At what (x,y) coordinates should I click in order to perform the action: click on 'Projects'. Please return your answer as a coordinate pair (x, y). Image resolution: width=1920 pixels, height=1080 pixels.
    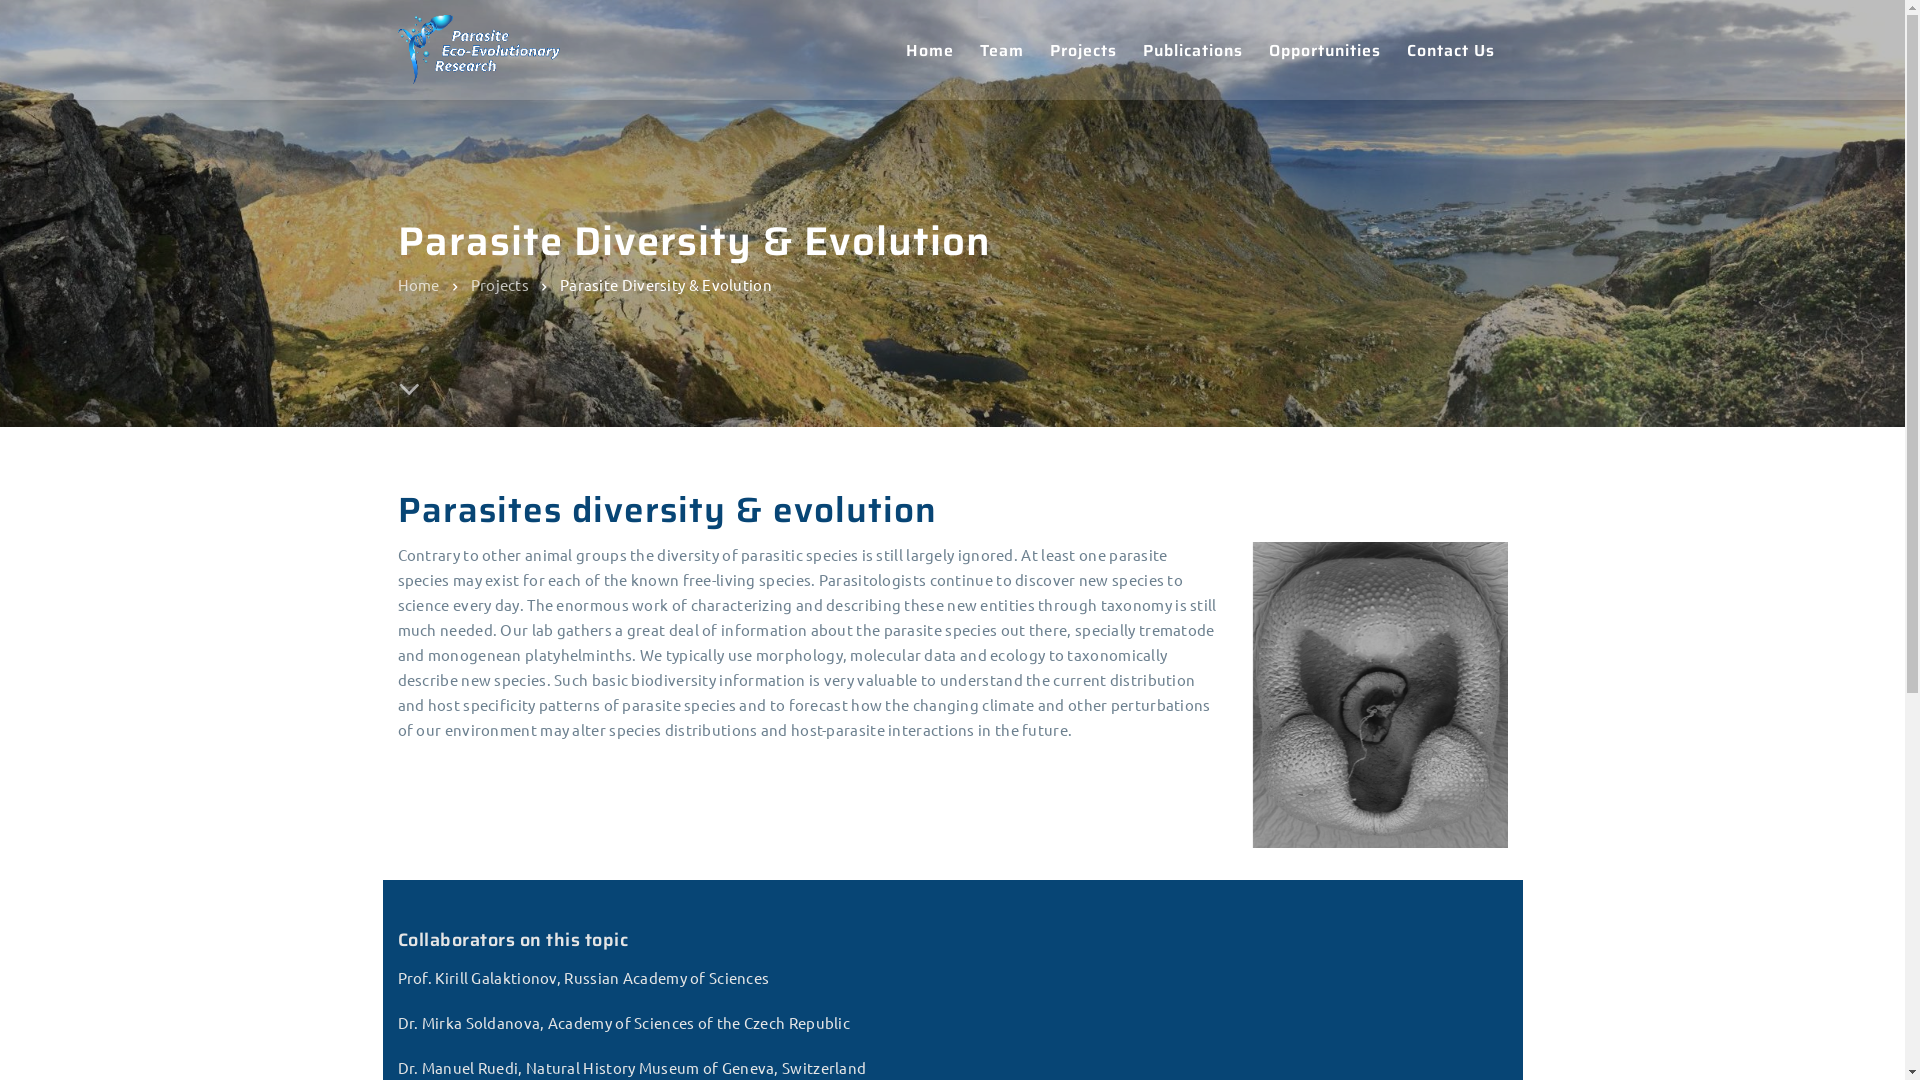
    Looking at the image, I should click on (469, 283).